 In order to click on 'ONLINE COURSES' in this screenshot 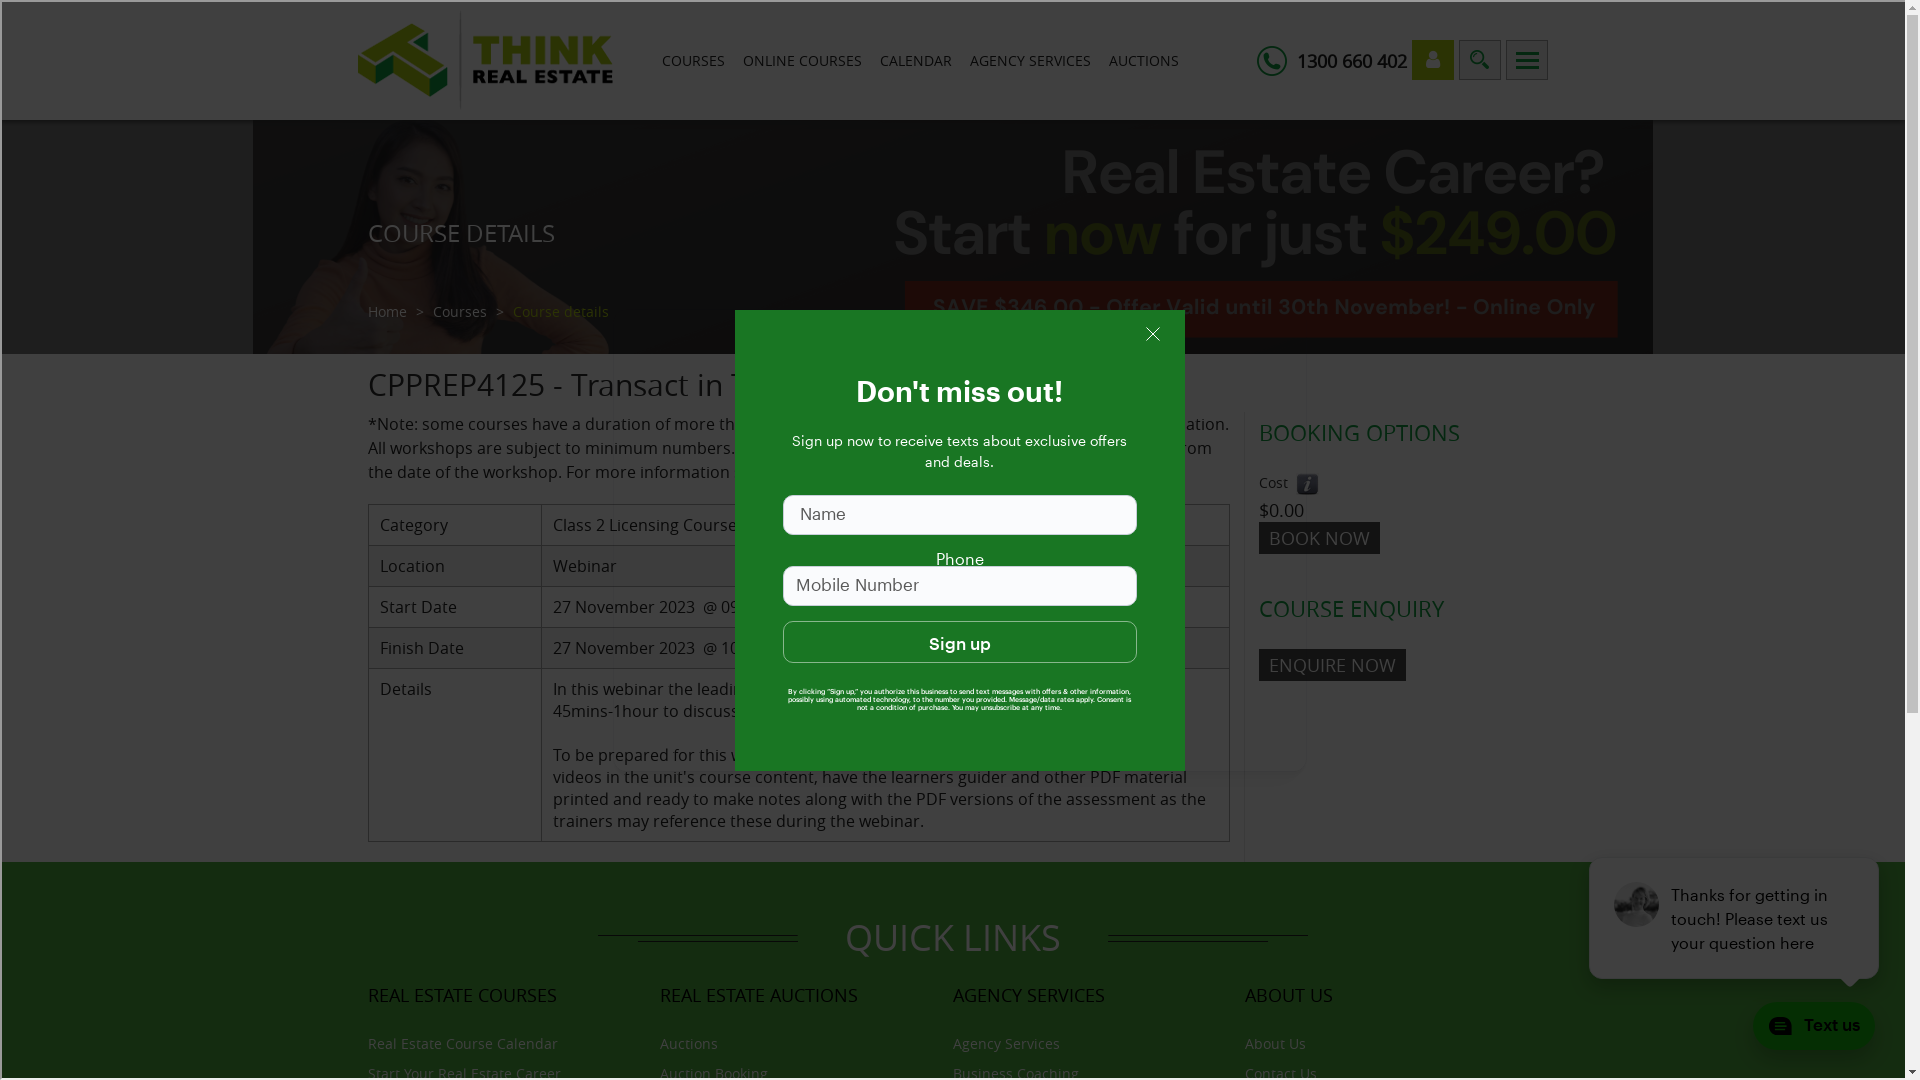, I will do `click(801, 59)`.